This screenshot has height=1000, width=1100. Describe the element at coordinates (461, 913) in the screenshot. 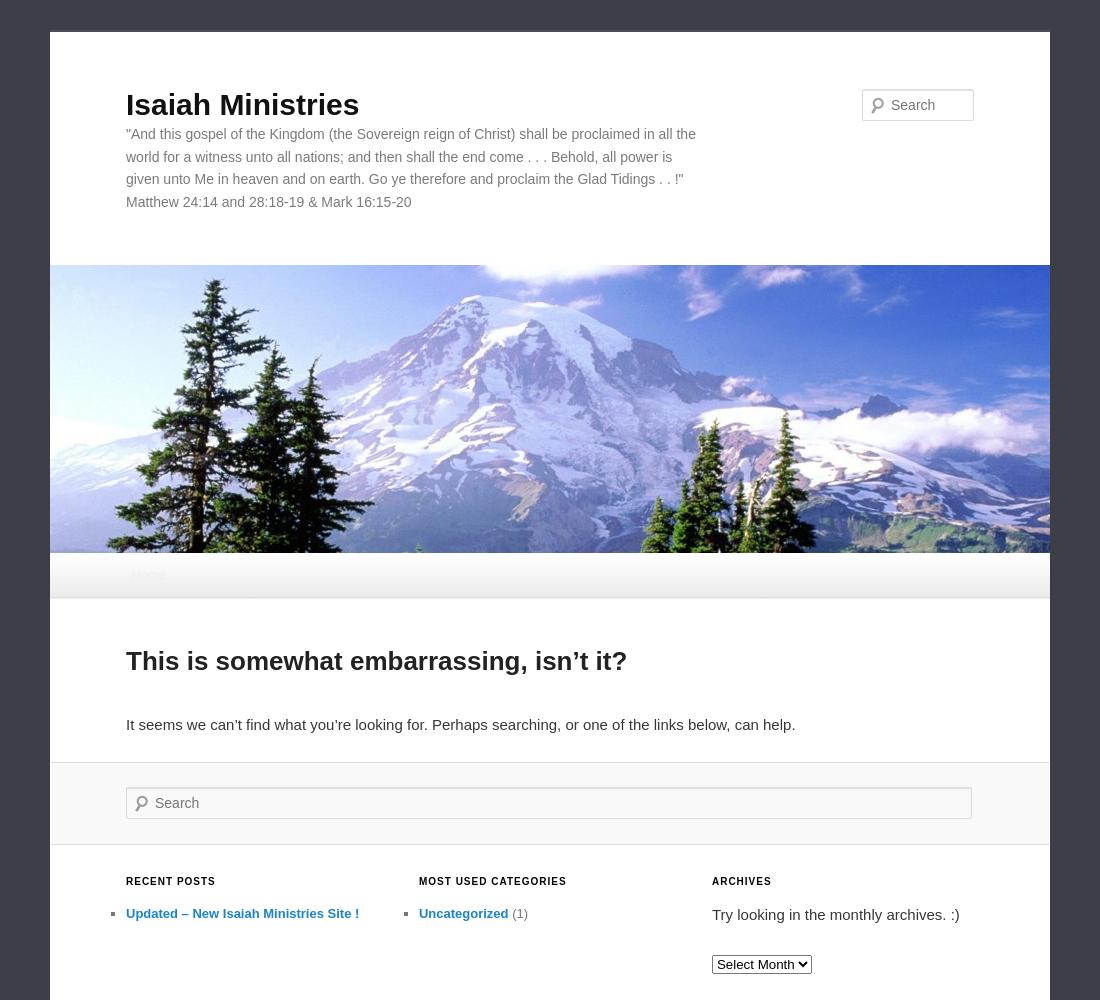

I see `'Uncategorized'` at that location.